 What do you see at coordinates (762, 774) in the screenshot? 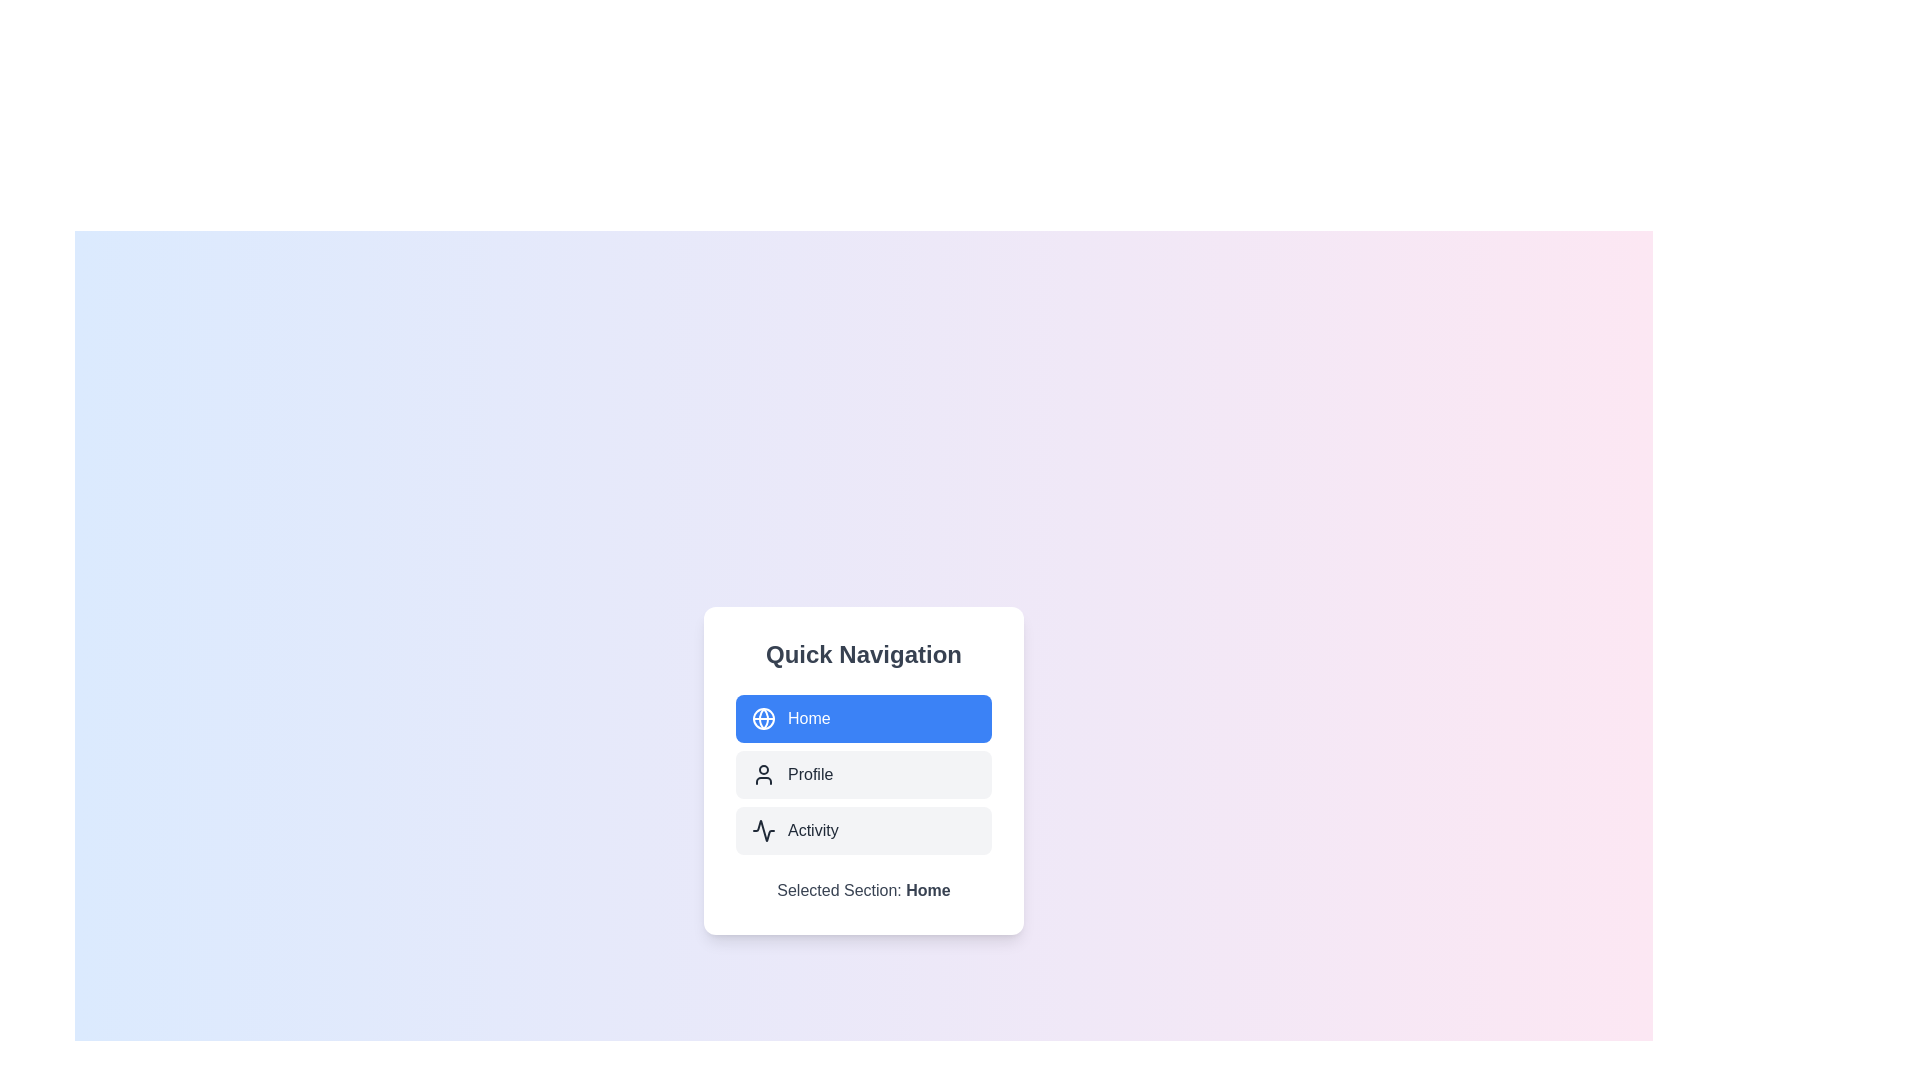
I see `the user profile icon, which is a silhouette of a person with a circular head and rounded body, located to the left of the 'Profile' text in a clickable navigation button` at bounding box center [762, 774].